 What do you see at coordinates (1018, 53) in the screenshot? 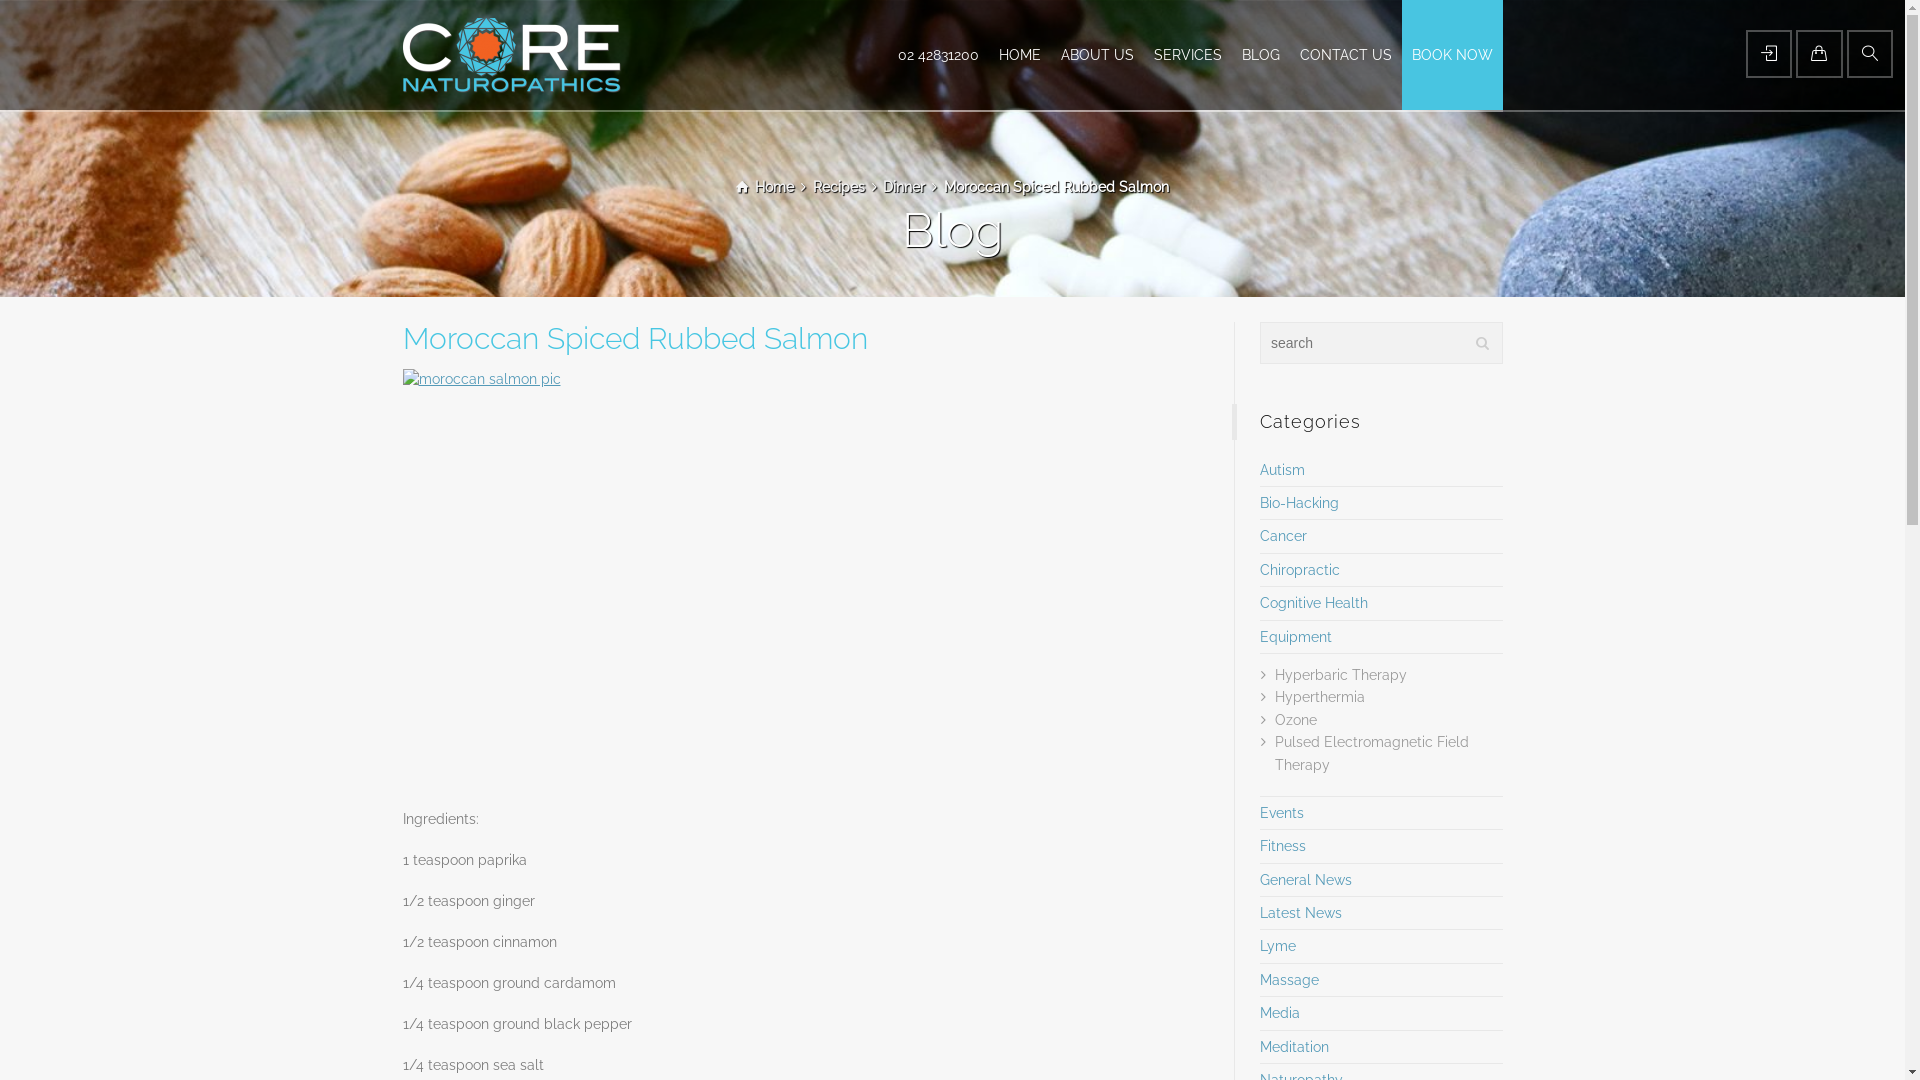
I see `'HOME'` at bounding box center [1018, 53].